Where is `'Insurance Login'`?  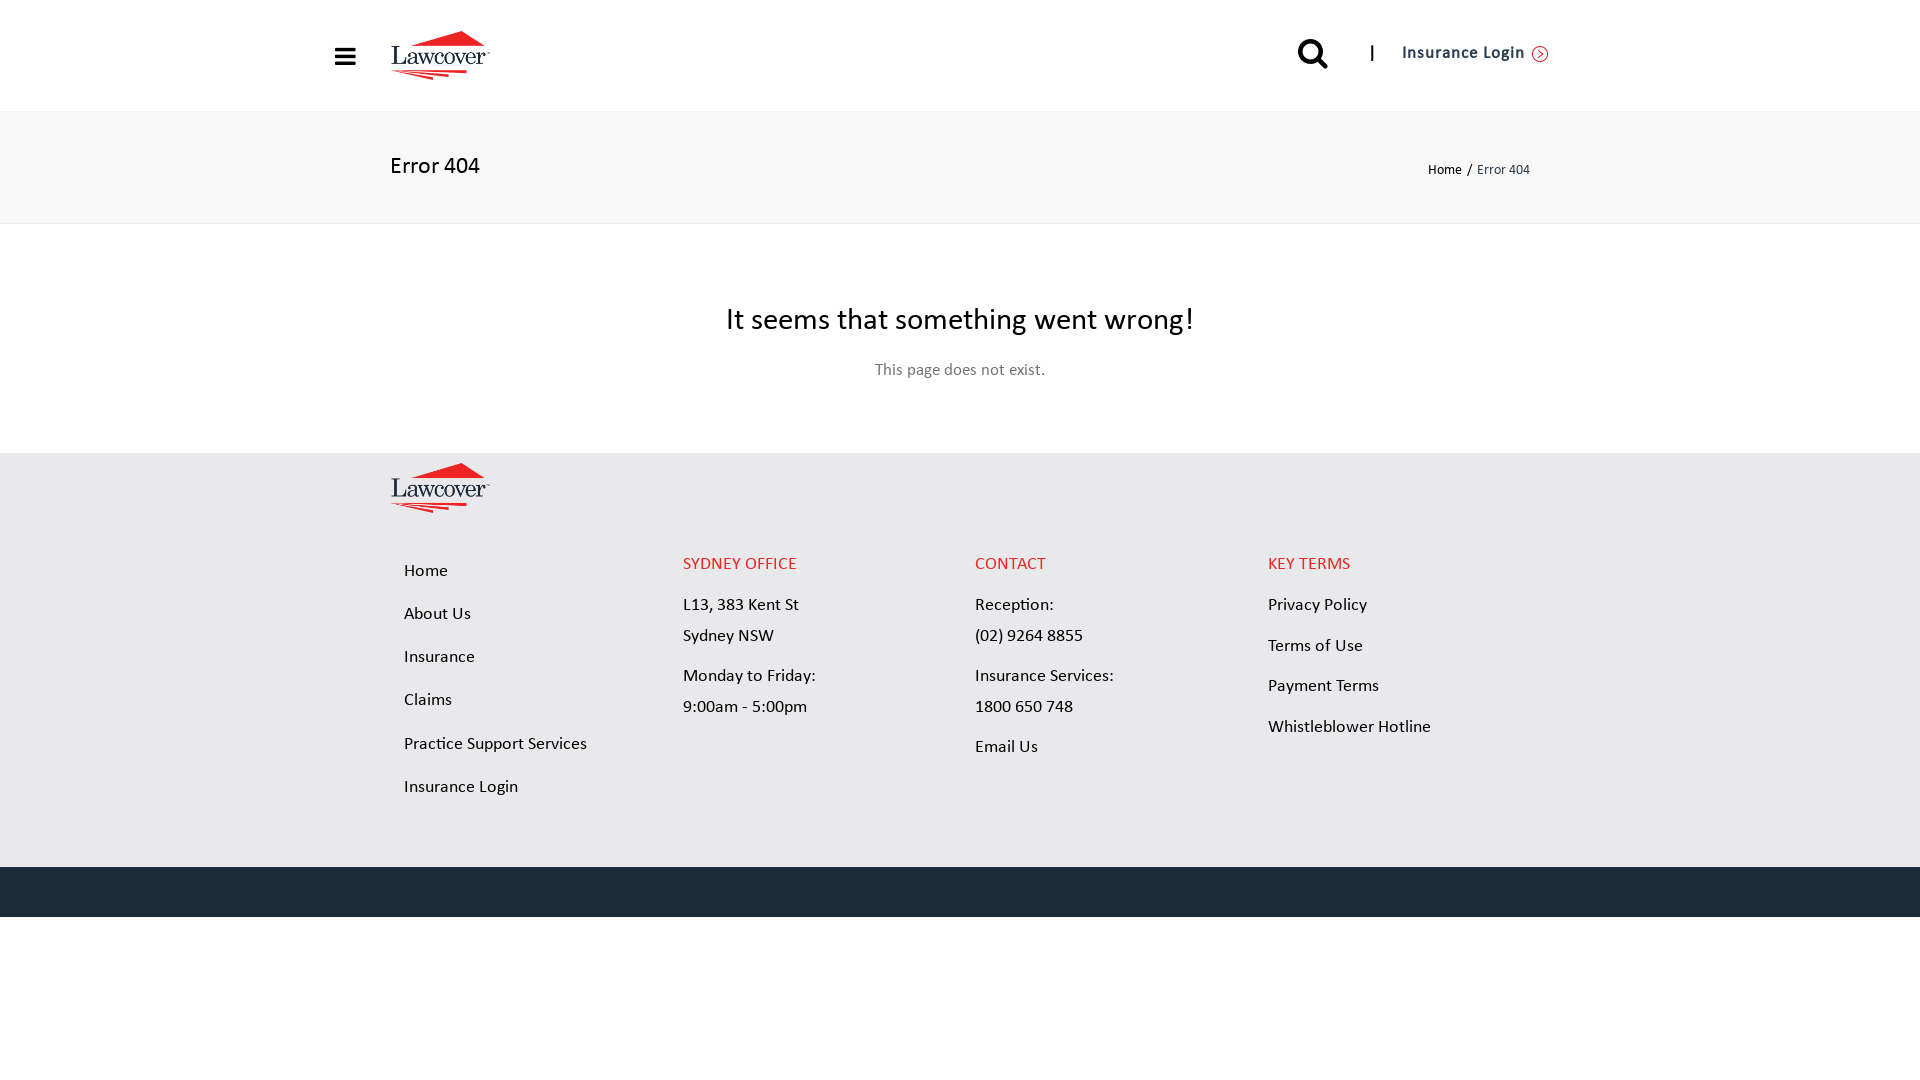
'Insurance Login' is located at coordinates (1476, 52).